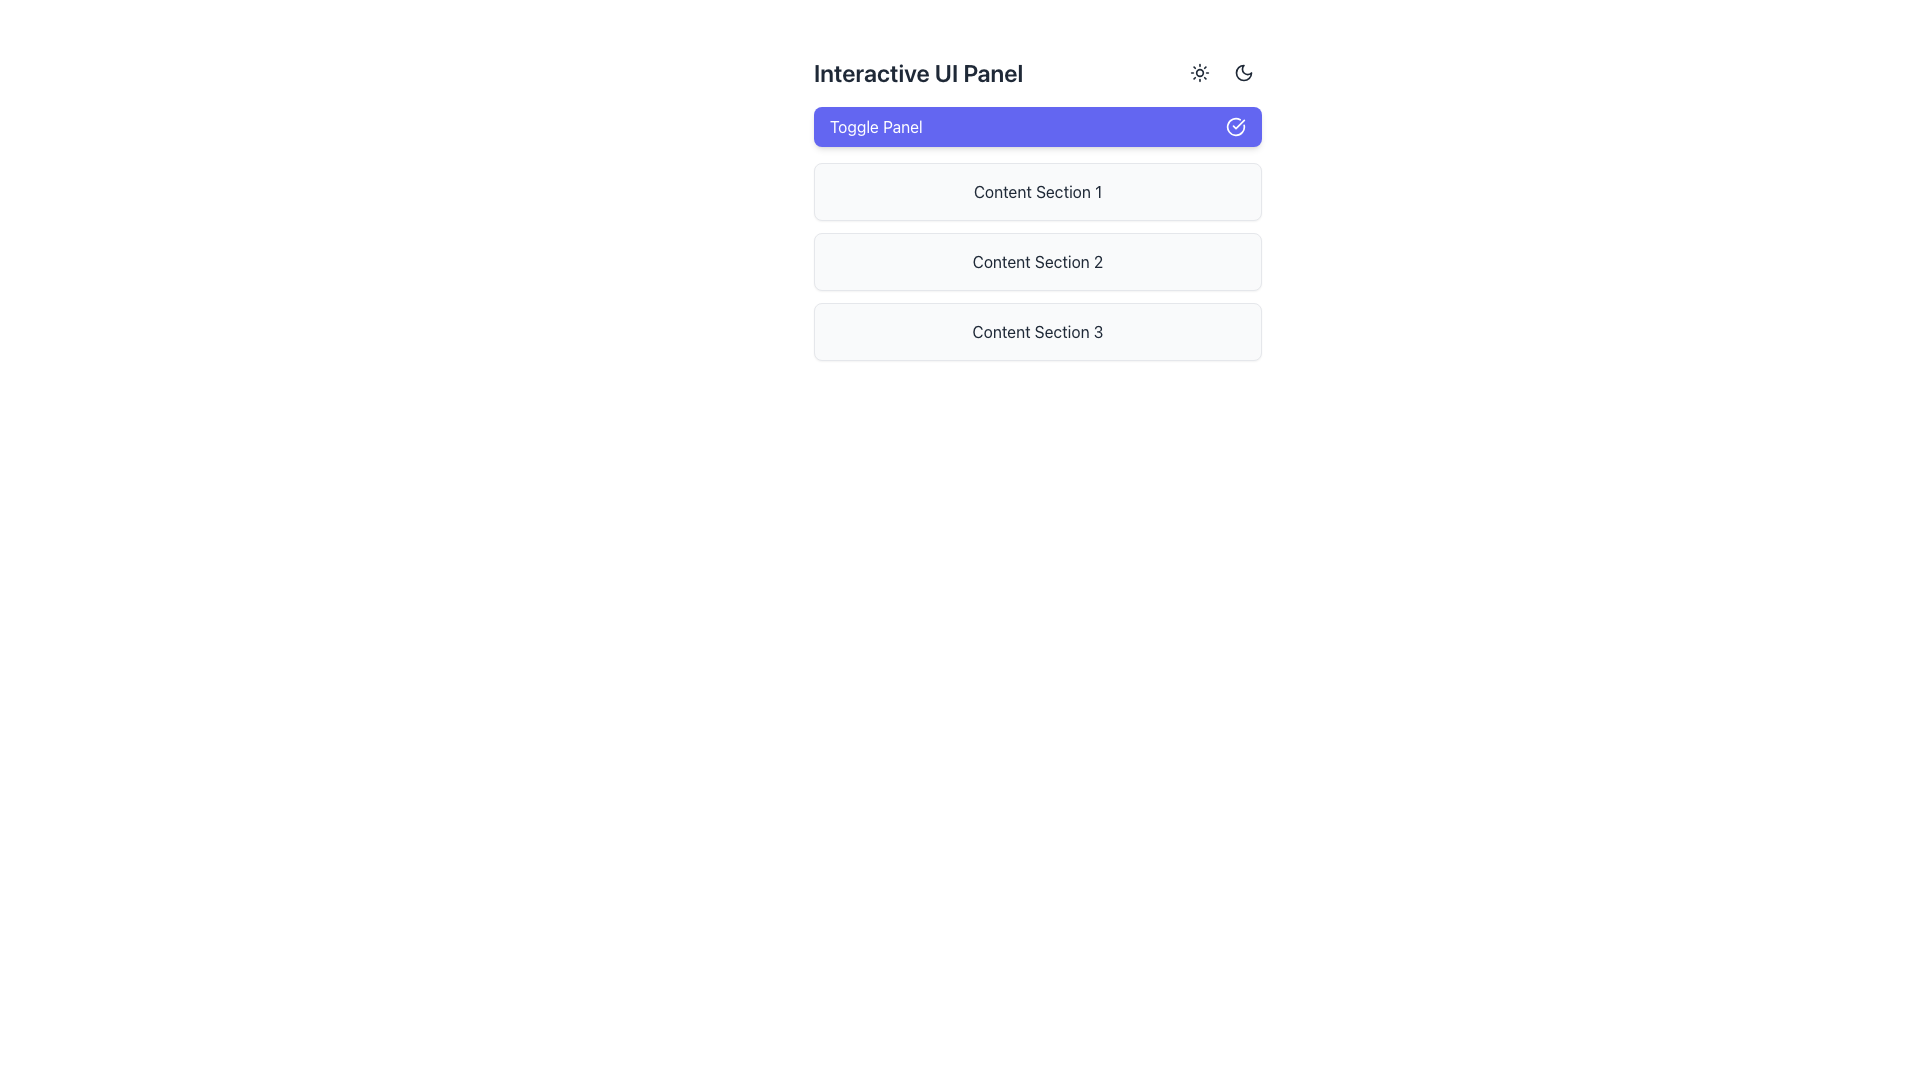 The width and height of the screenshot is (1920, 1080). What do you see at coordinates (1235, 127) in the screenshot?
I see `the SVG-based circular icon with a checkmark inside, located at the top-right corner of the purple 'Toggle Panel' button, if it is enabled` at bounding box center [1235, 127].